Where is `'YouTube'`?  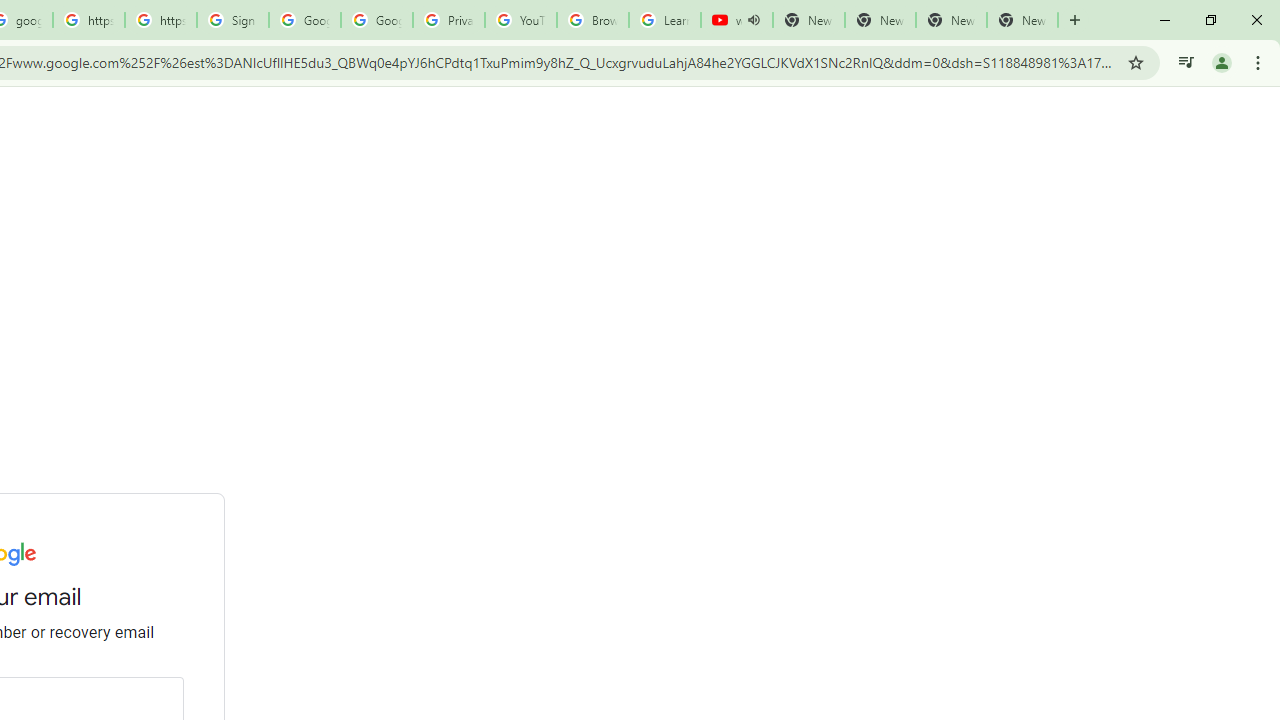
'YouTube' is located at coordinates (520, 20).